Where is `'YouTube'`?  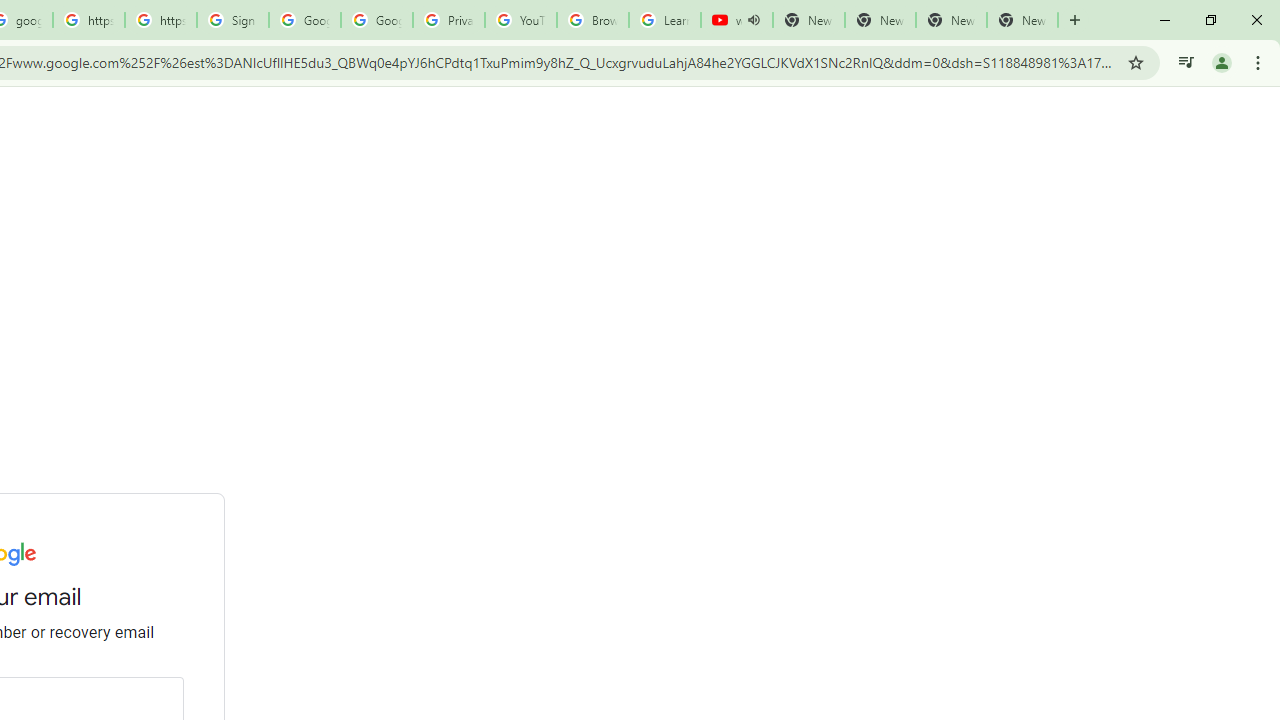
'YouTube' is located at coordinates (520, 20).